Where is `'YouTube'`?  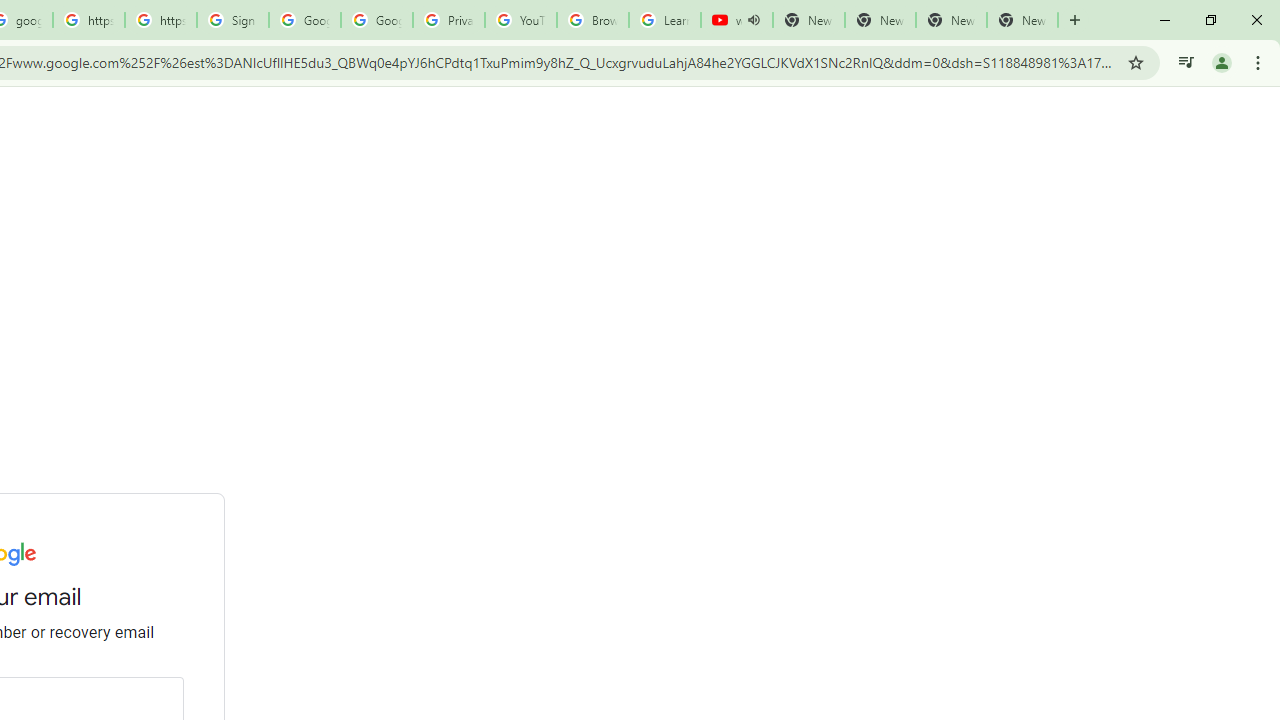
'YouTube' is located at coordinates (520, 20).